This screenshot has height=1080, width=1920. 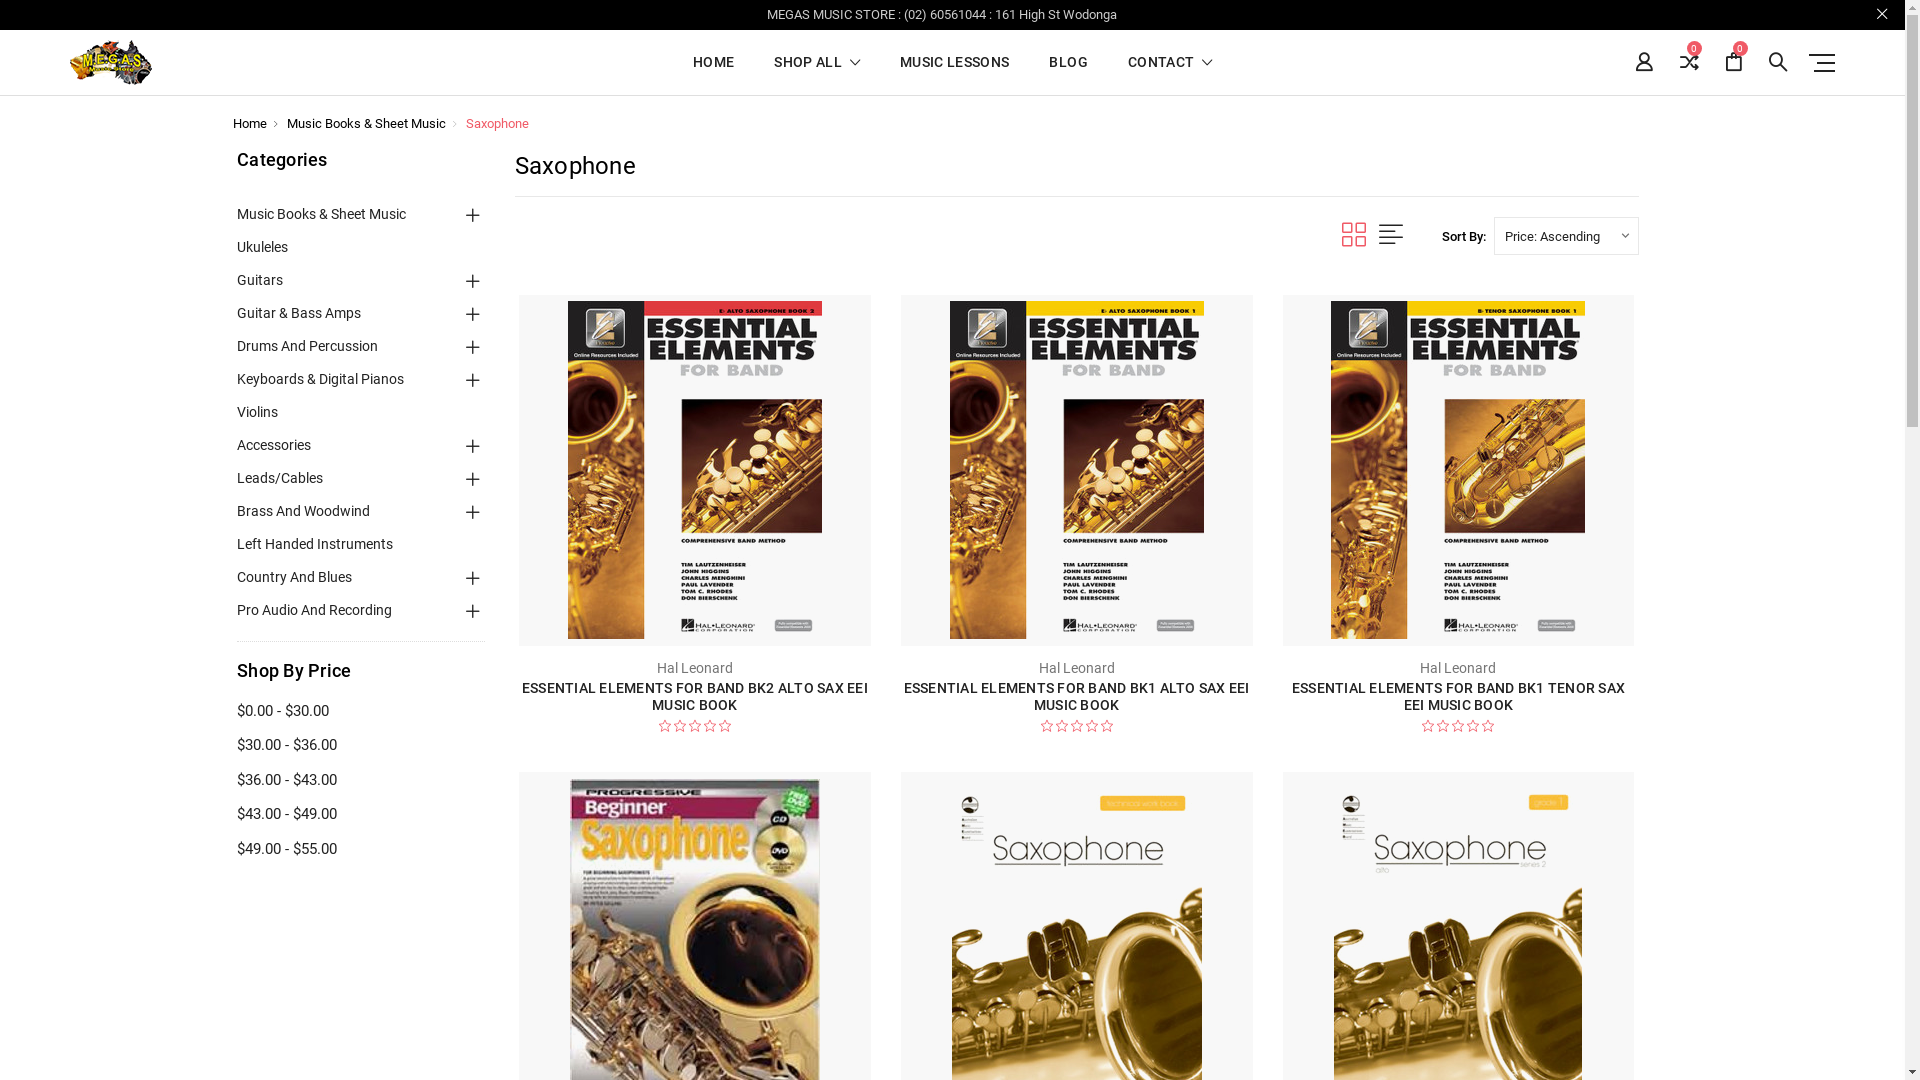 I want to click on '$30.00 - $36.00', so click(x=360, y=745).